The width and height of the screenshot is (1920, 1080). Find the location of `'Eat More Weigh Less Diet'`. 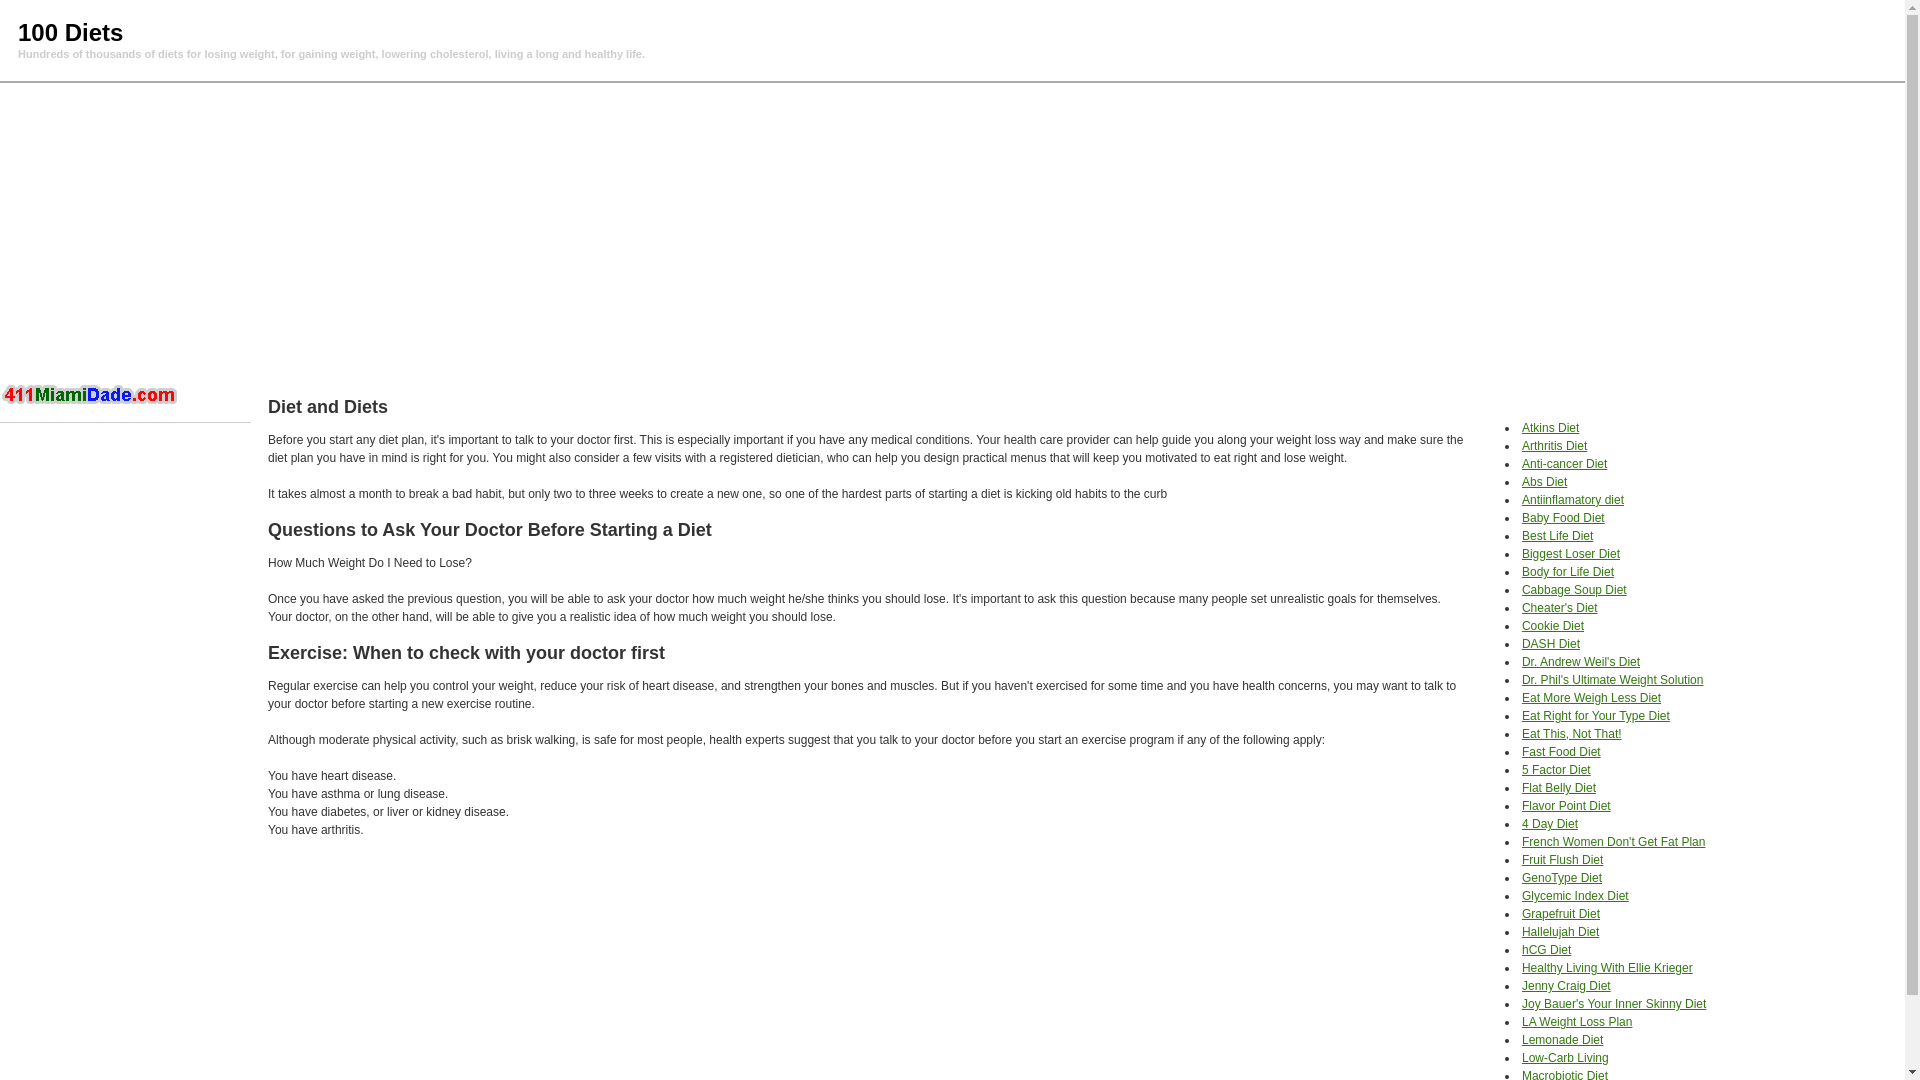

'Eat More Weigh Less Diet' is located at coordinates (1590, 697).